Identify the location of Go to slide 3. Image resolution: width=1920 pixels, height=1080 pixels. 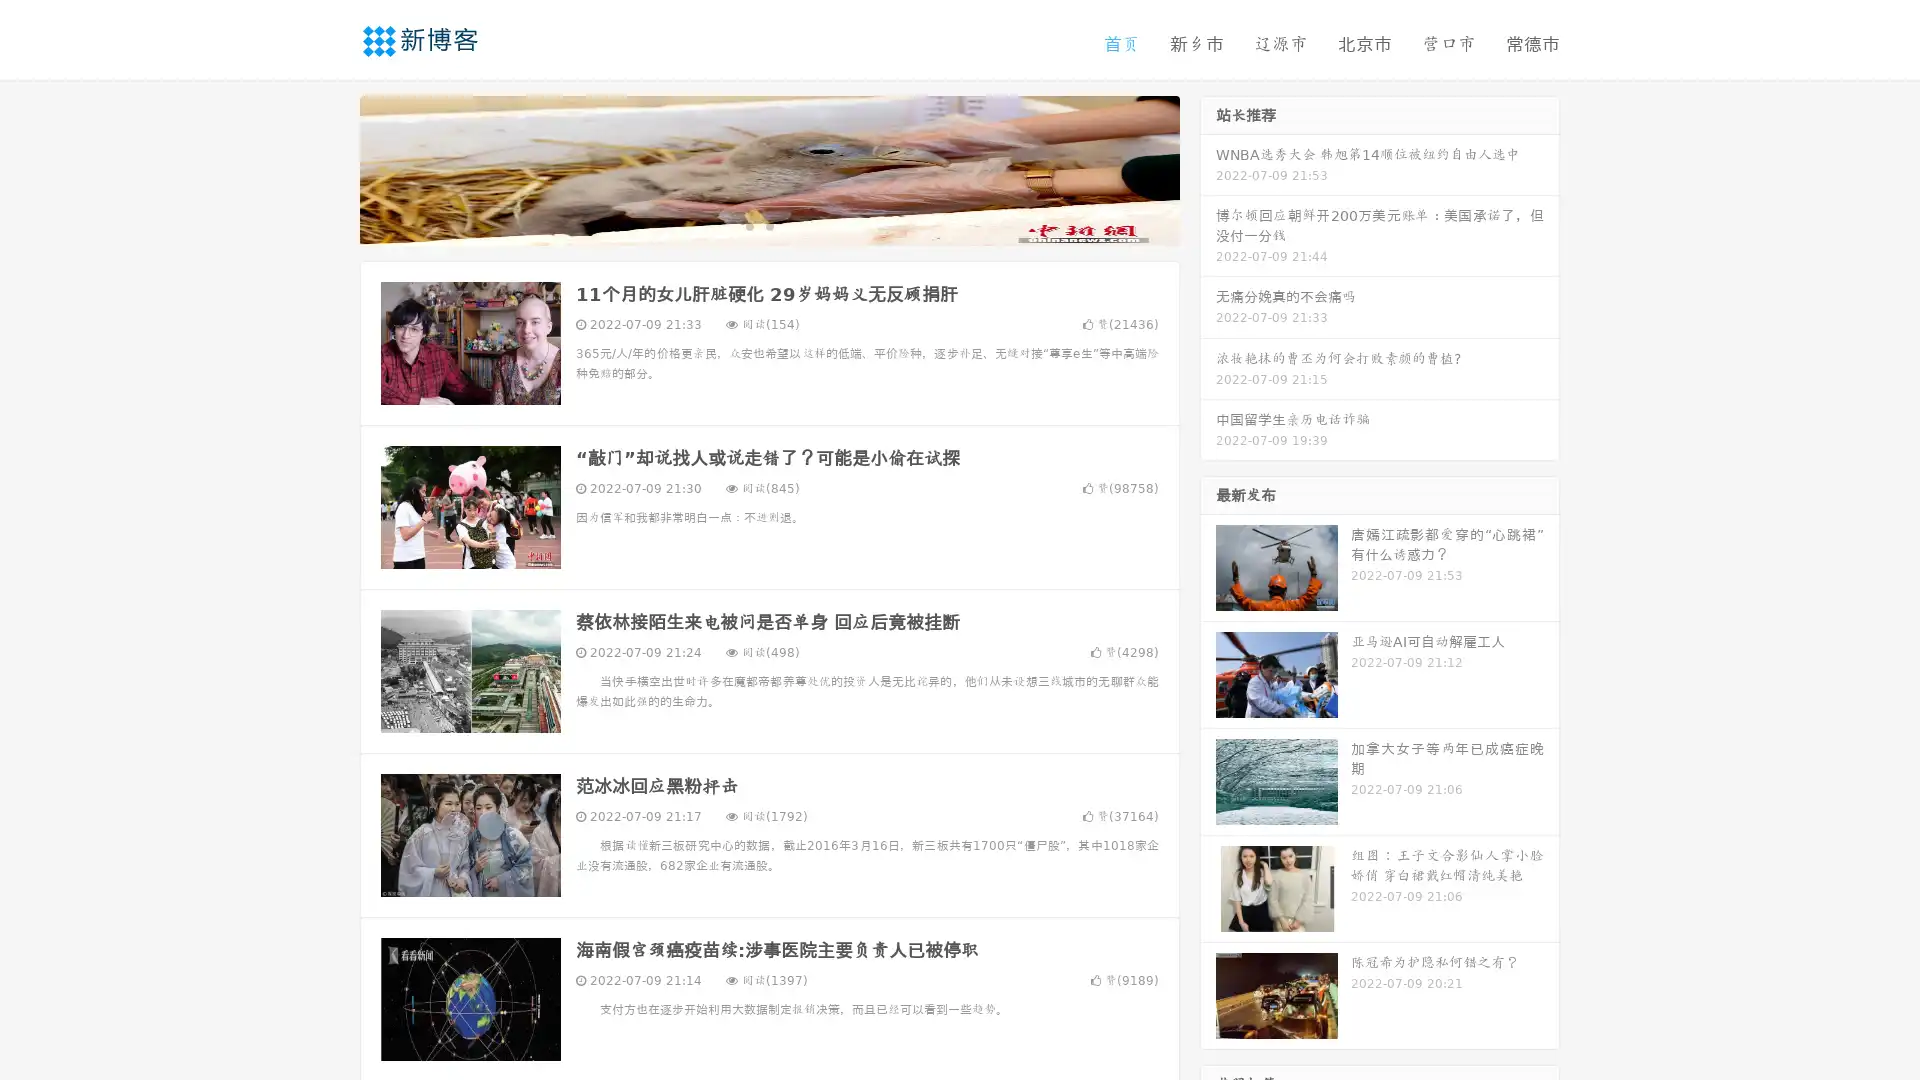
(789, 225).